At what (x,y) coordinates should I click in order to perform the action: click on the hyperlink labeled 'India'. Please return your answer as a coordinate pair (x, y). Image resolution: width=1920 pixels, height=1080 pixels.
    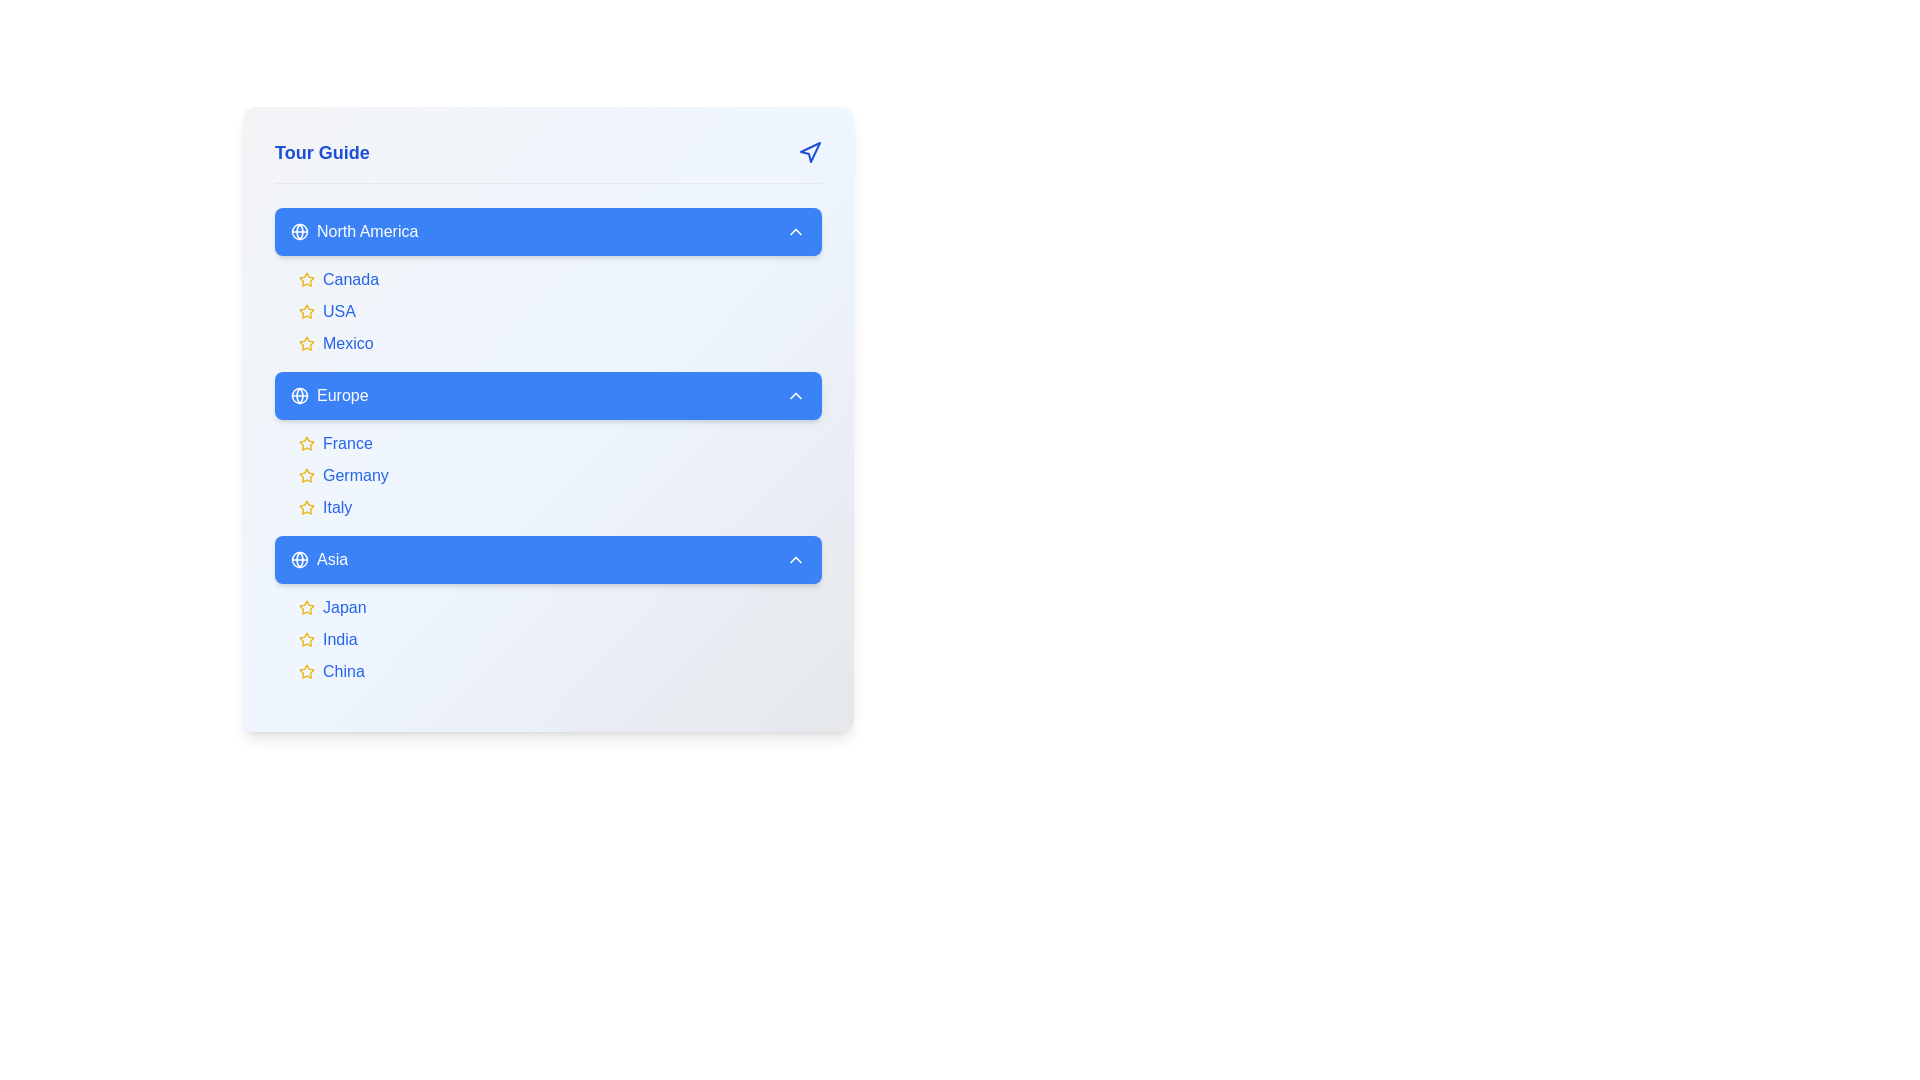
    Looking at the image, I should click on (340, 640).